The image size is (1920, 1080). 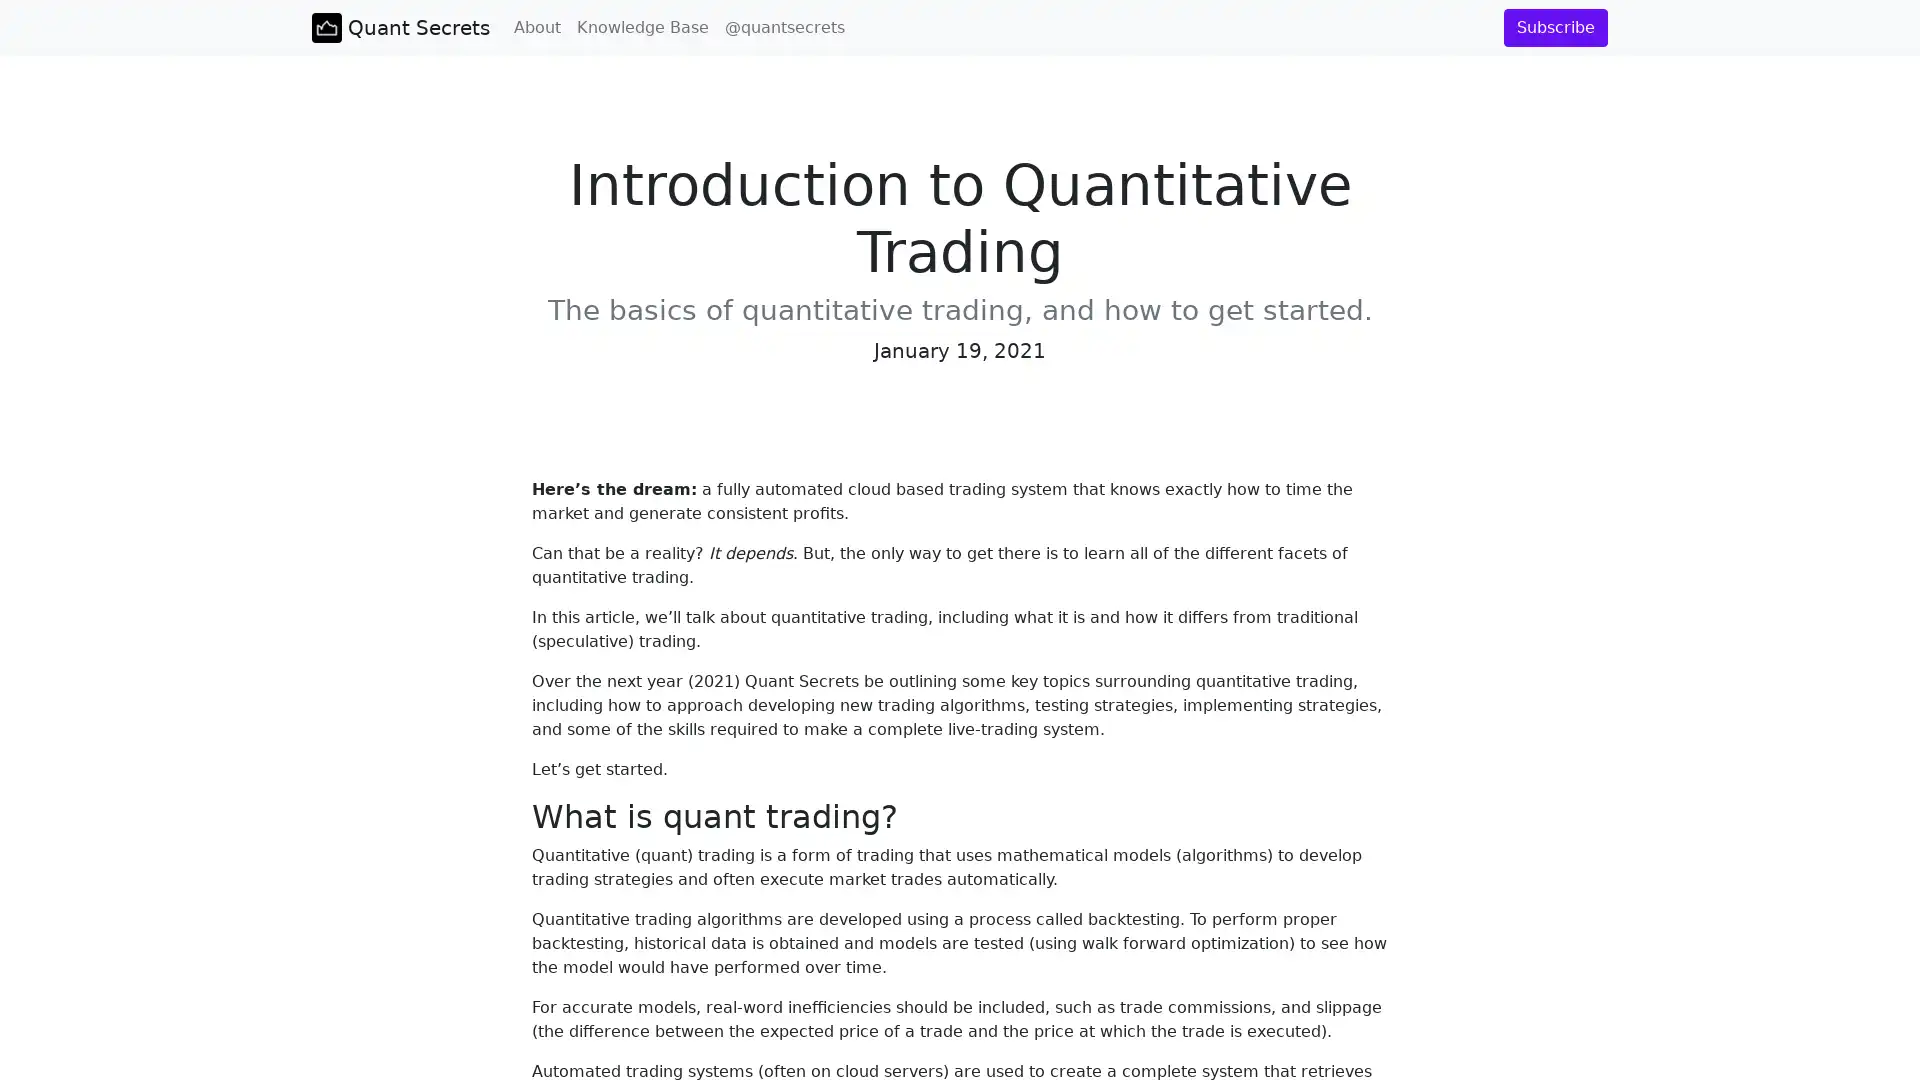 What do you see at coordinates (1554, 27) in the screenshot?
I see `Subscribe` at bounding box center [1554, 27].